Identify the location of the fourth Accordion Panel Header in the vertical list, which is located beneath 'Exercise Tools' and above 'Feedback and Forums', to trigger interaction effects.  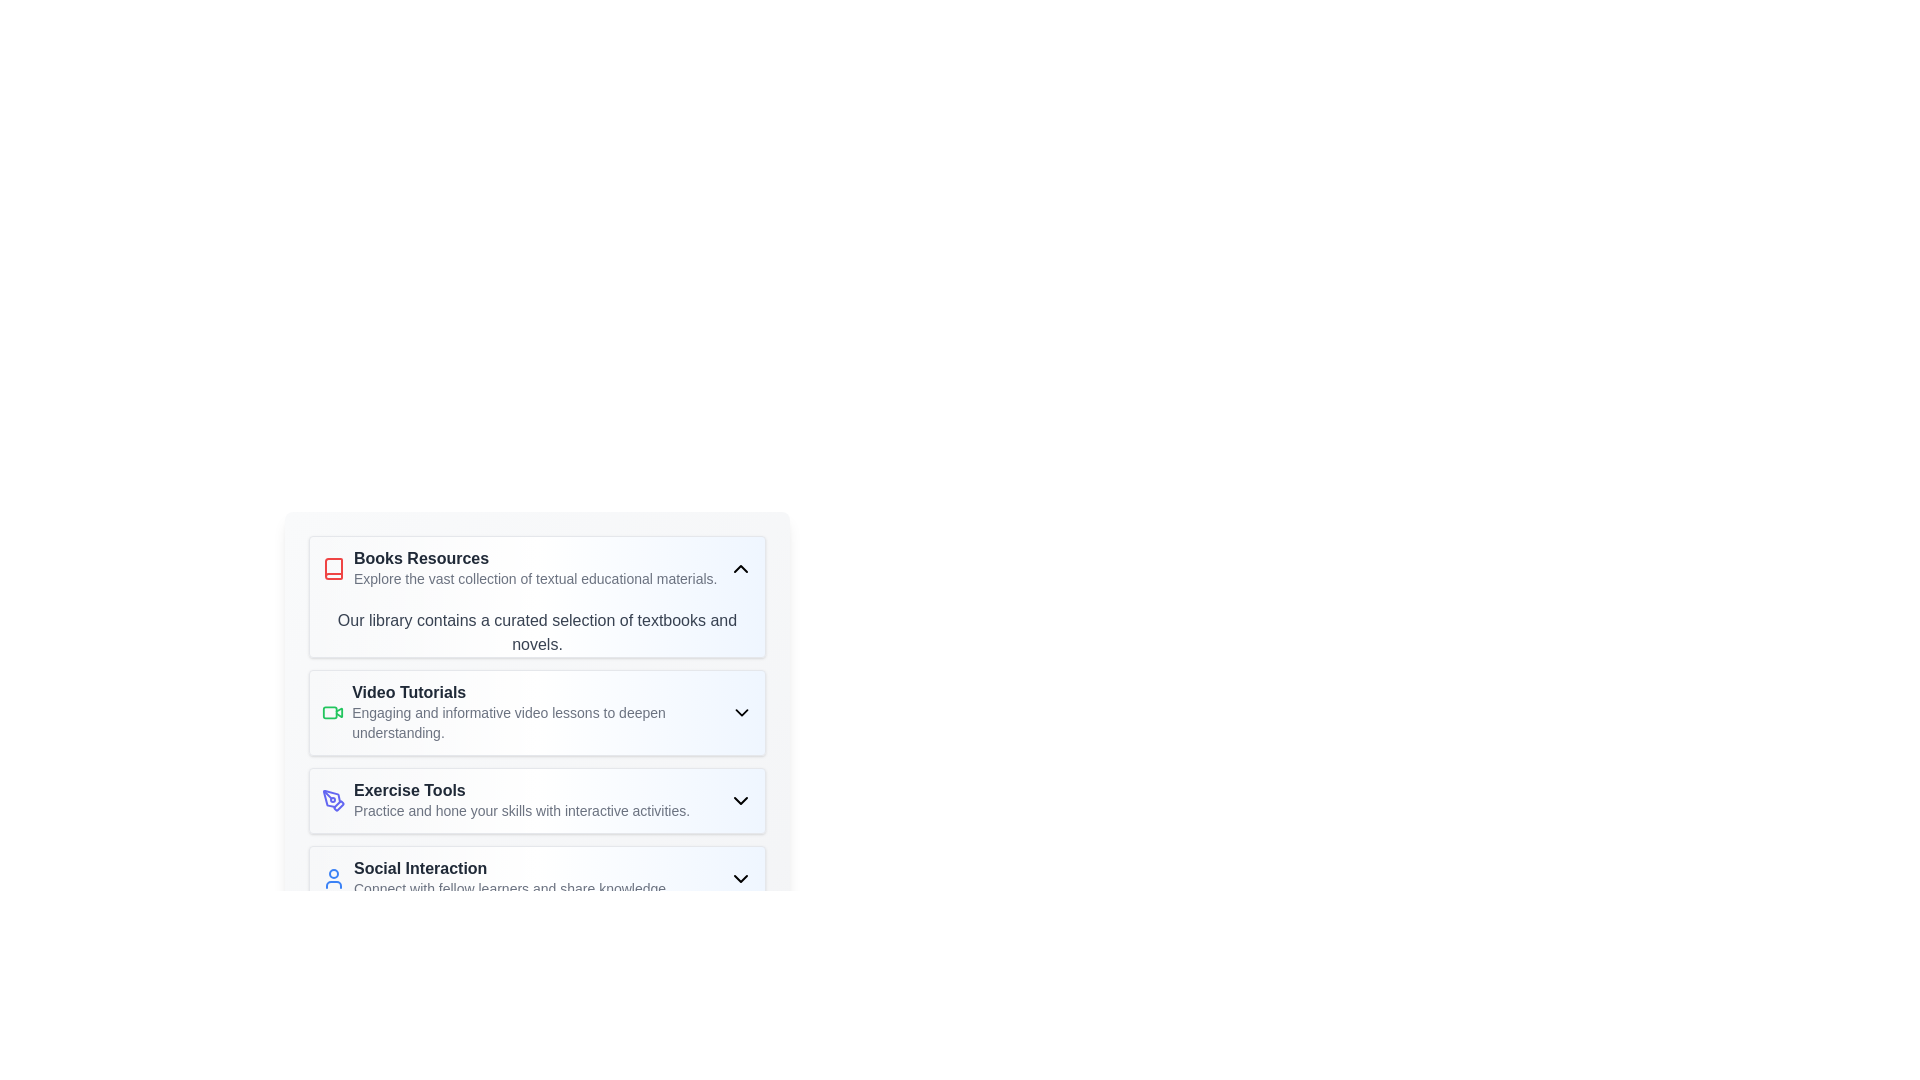
(537, 878).